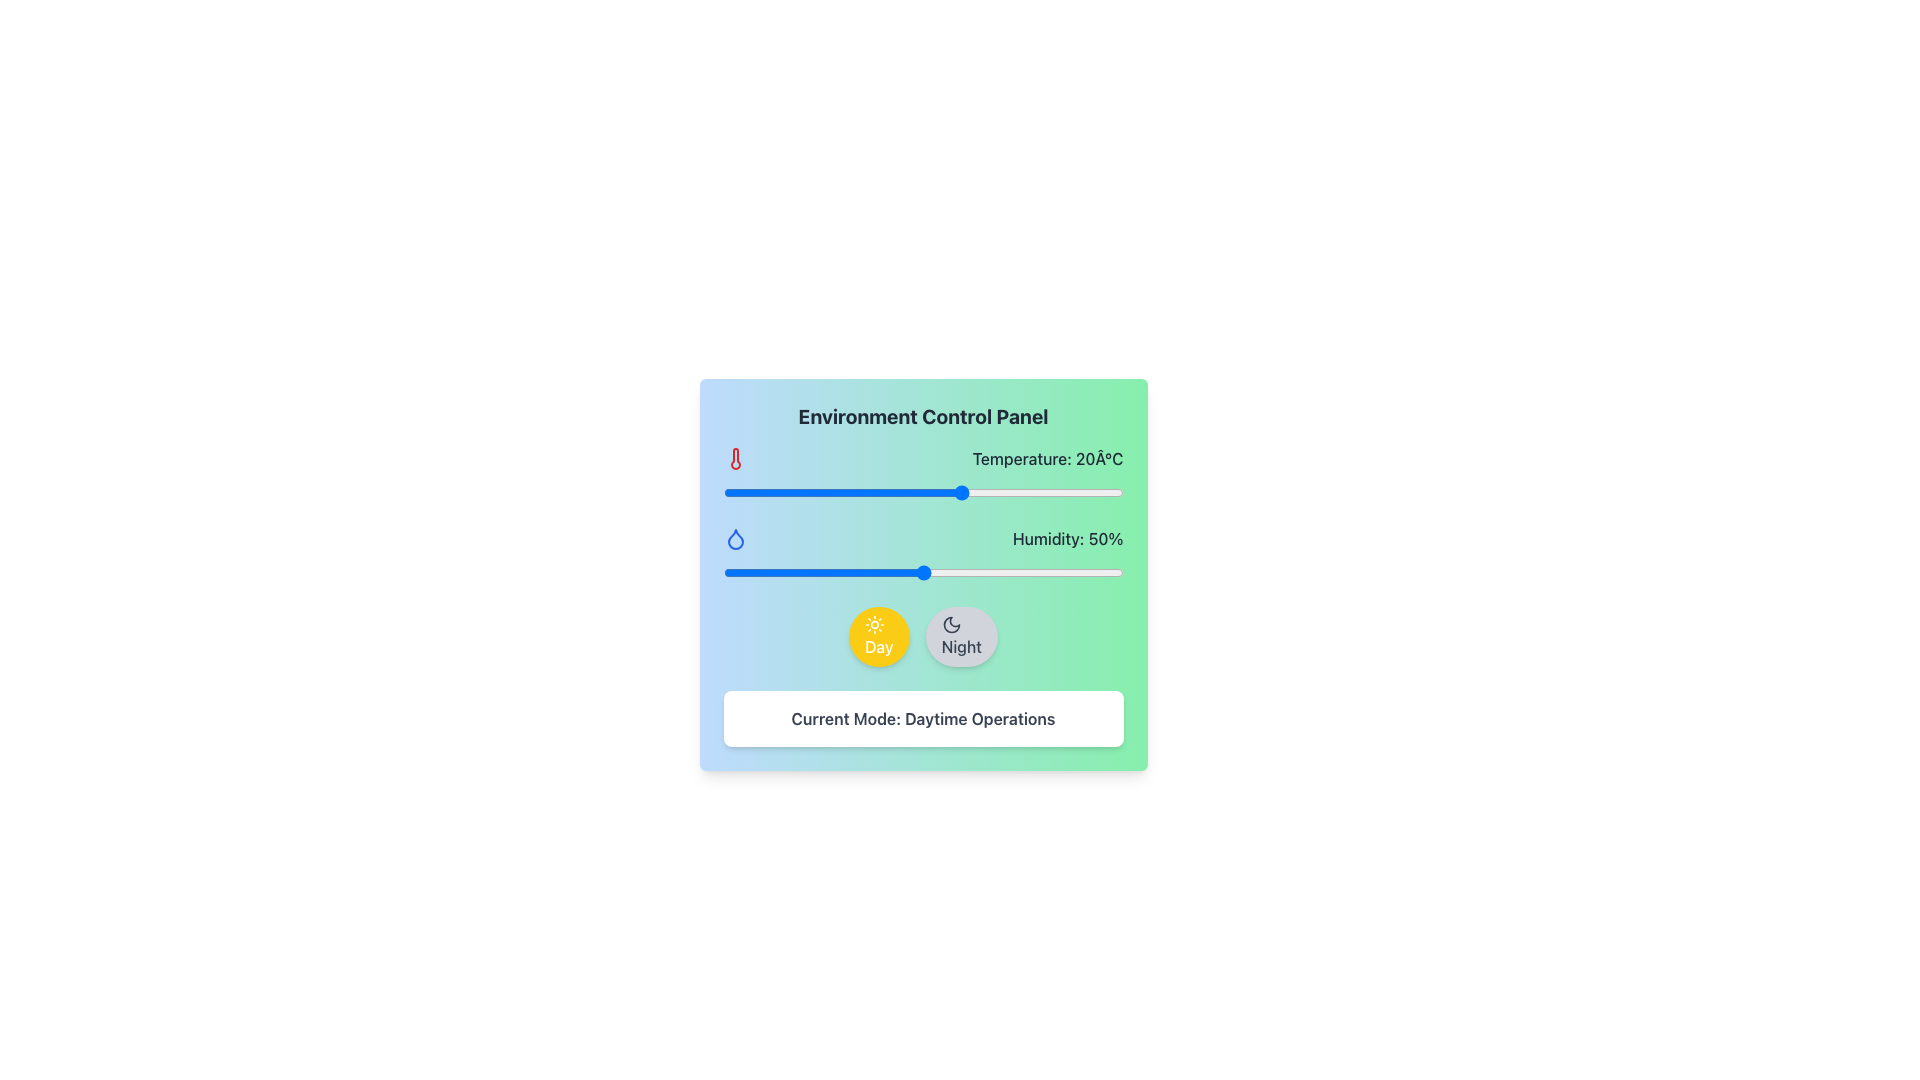 The height and width of the screenshot is (1080, 1920). I want to click on the humidity, so click(1090, 573).